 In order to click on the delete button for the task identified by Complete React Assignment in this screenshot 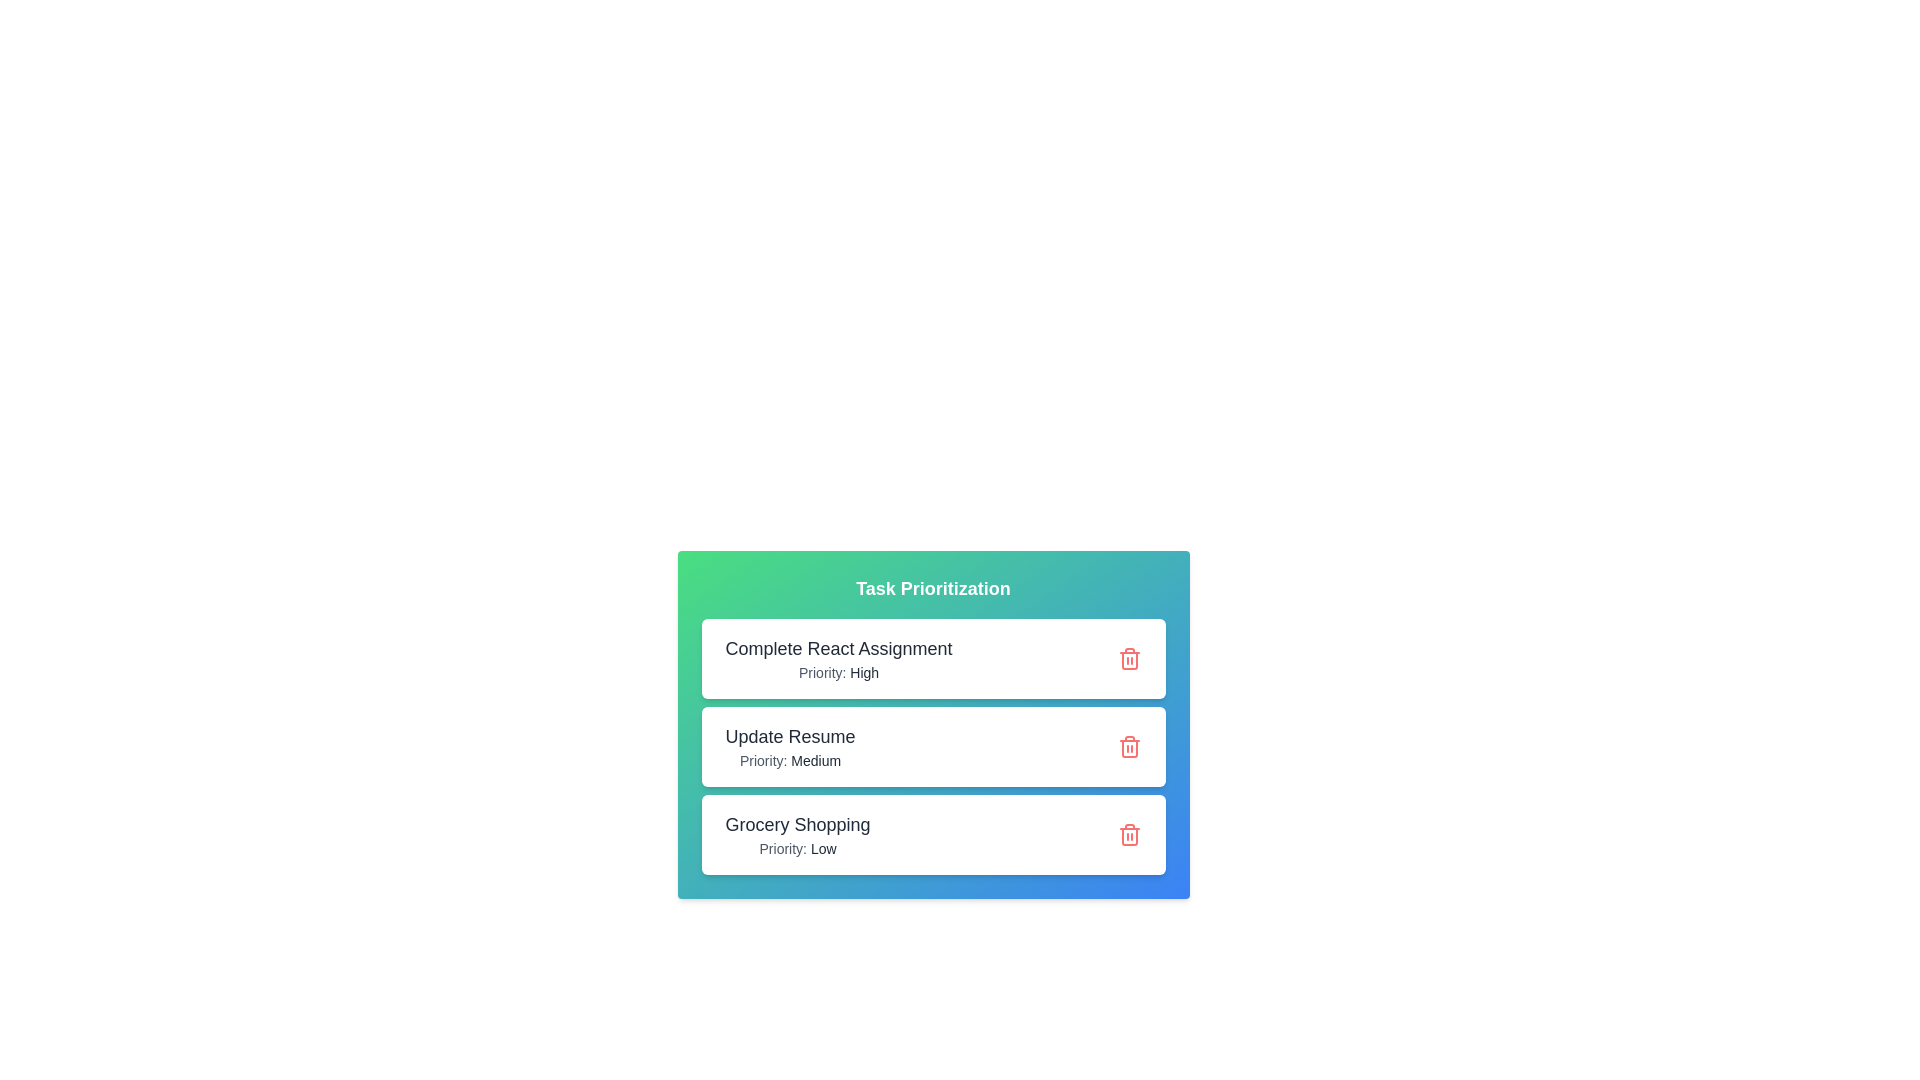, I will do `click(1129, 659)`.